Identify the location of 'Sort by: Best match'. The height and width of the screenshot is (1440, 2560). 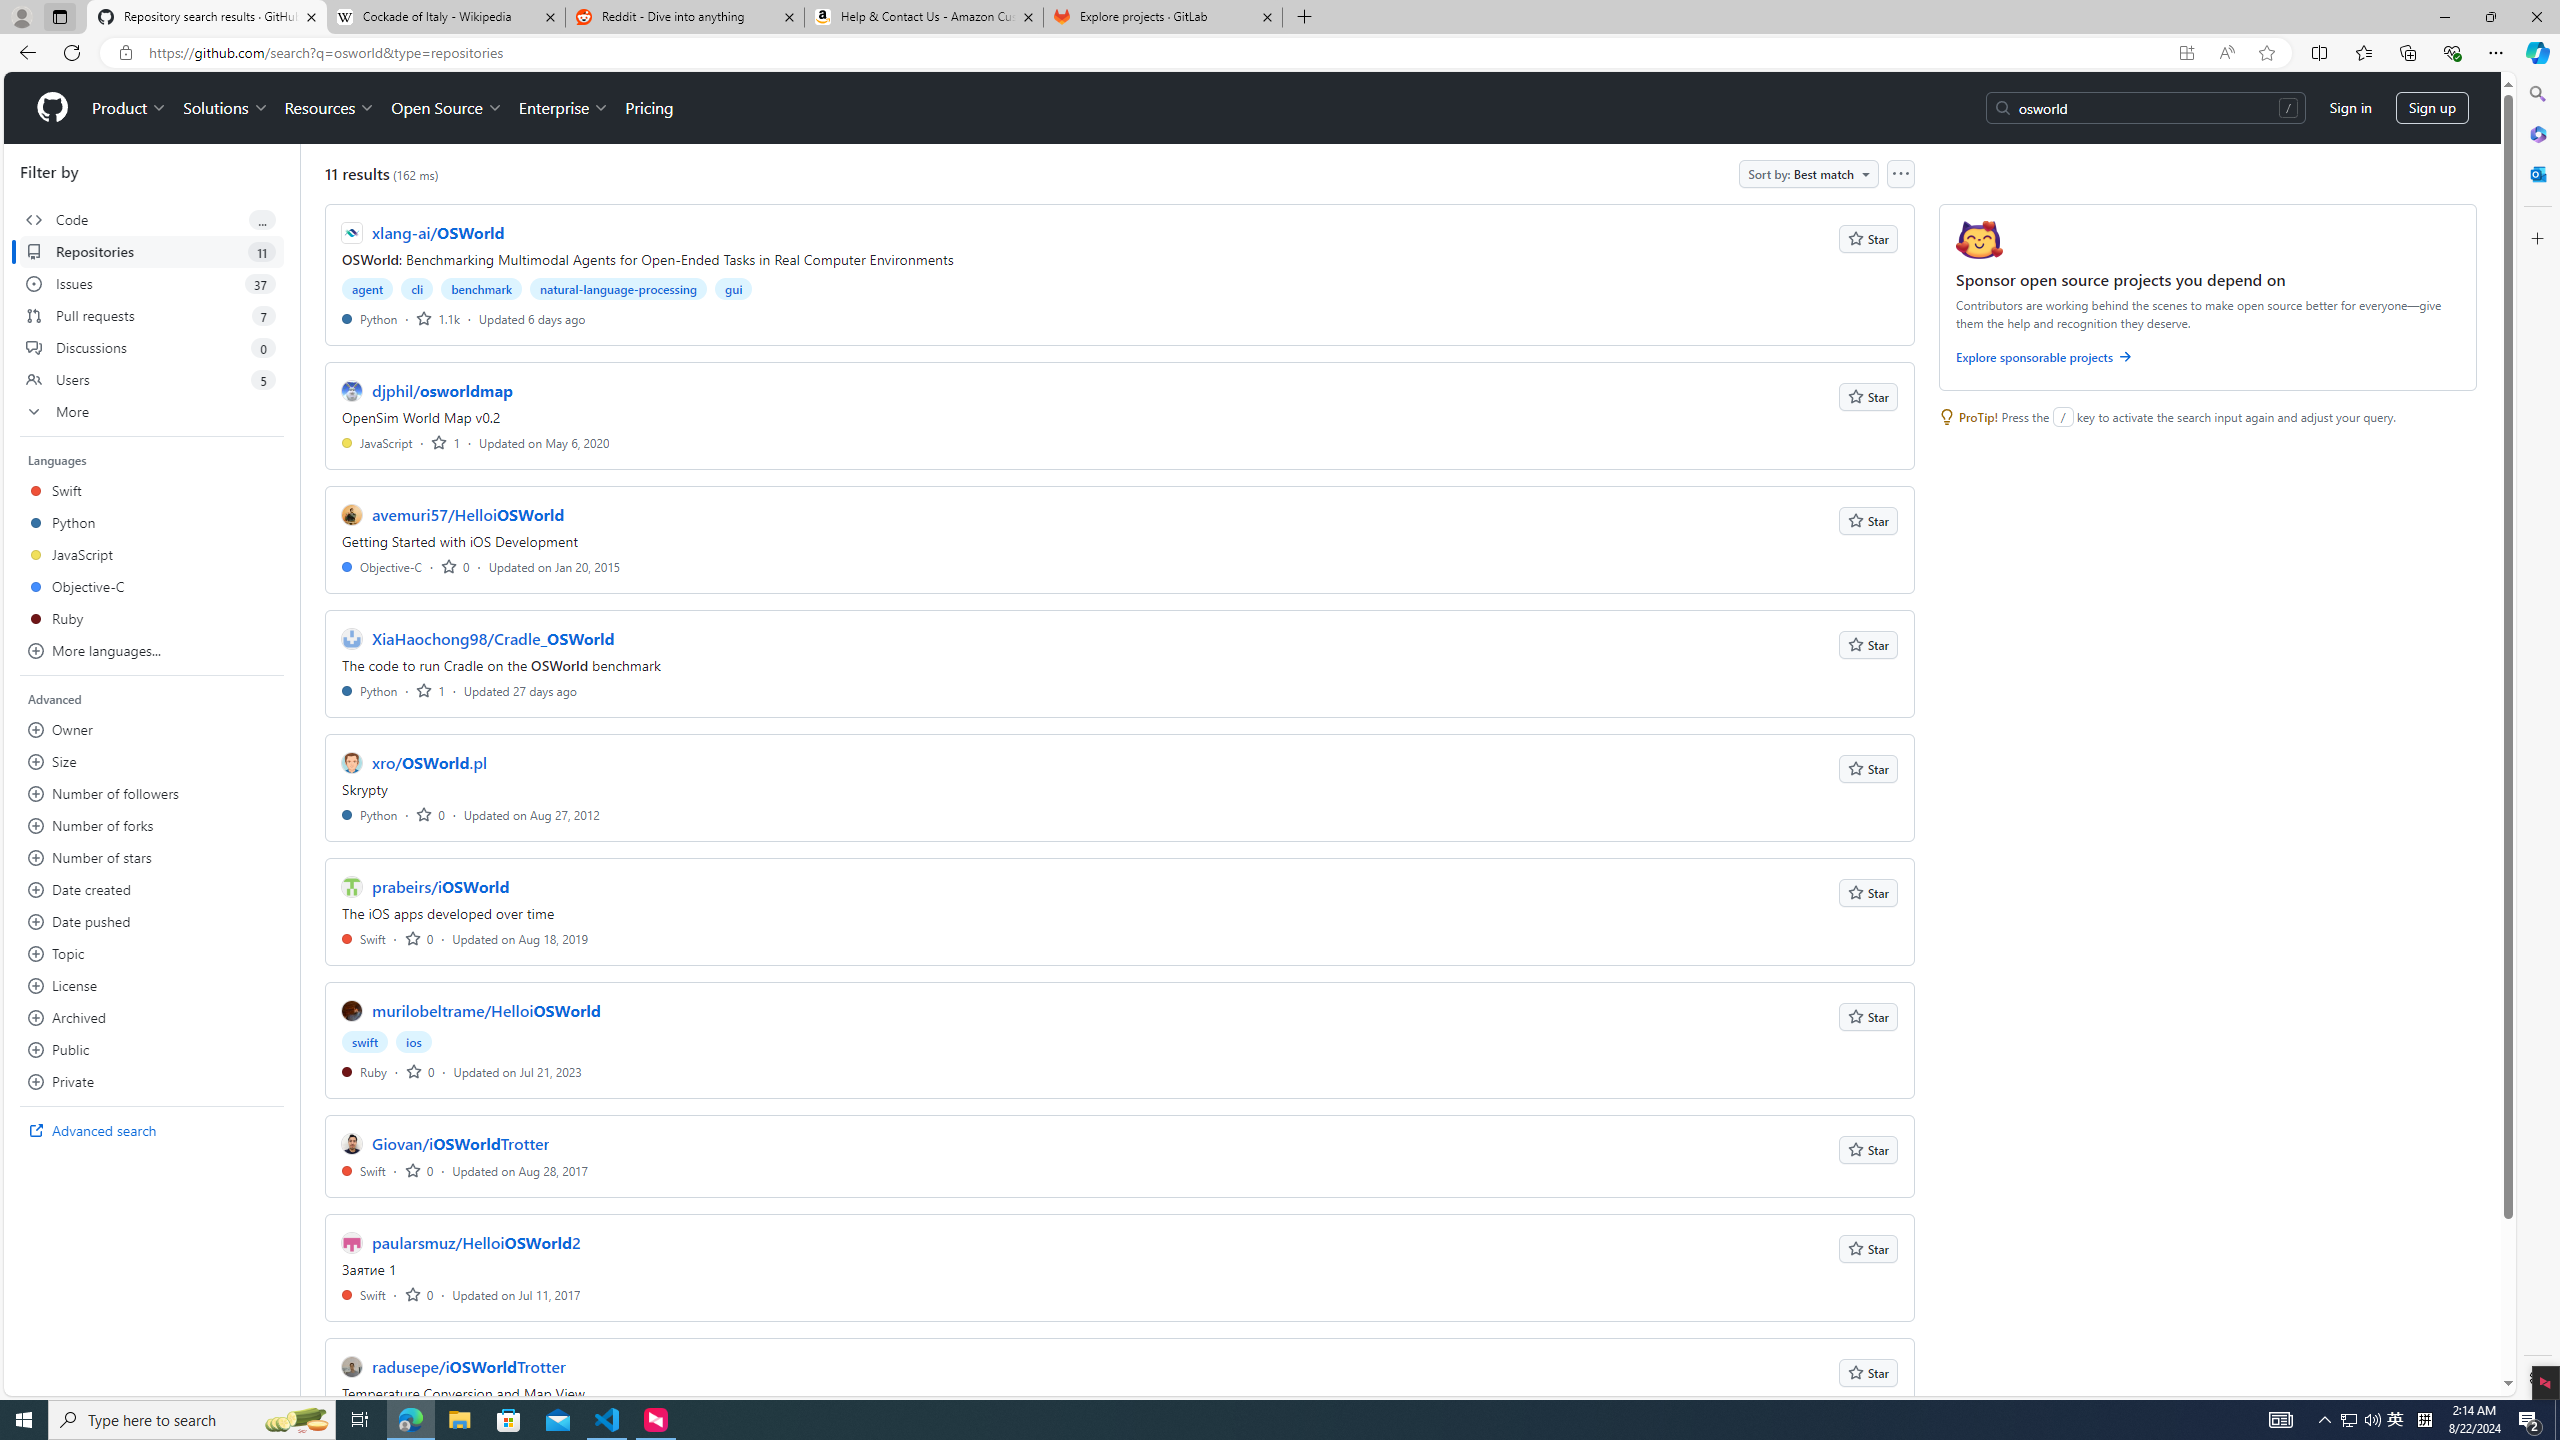
(1807, 173).